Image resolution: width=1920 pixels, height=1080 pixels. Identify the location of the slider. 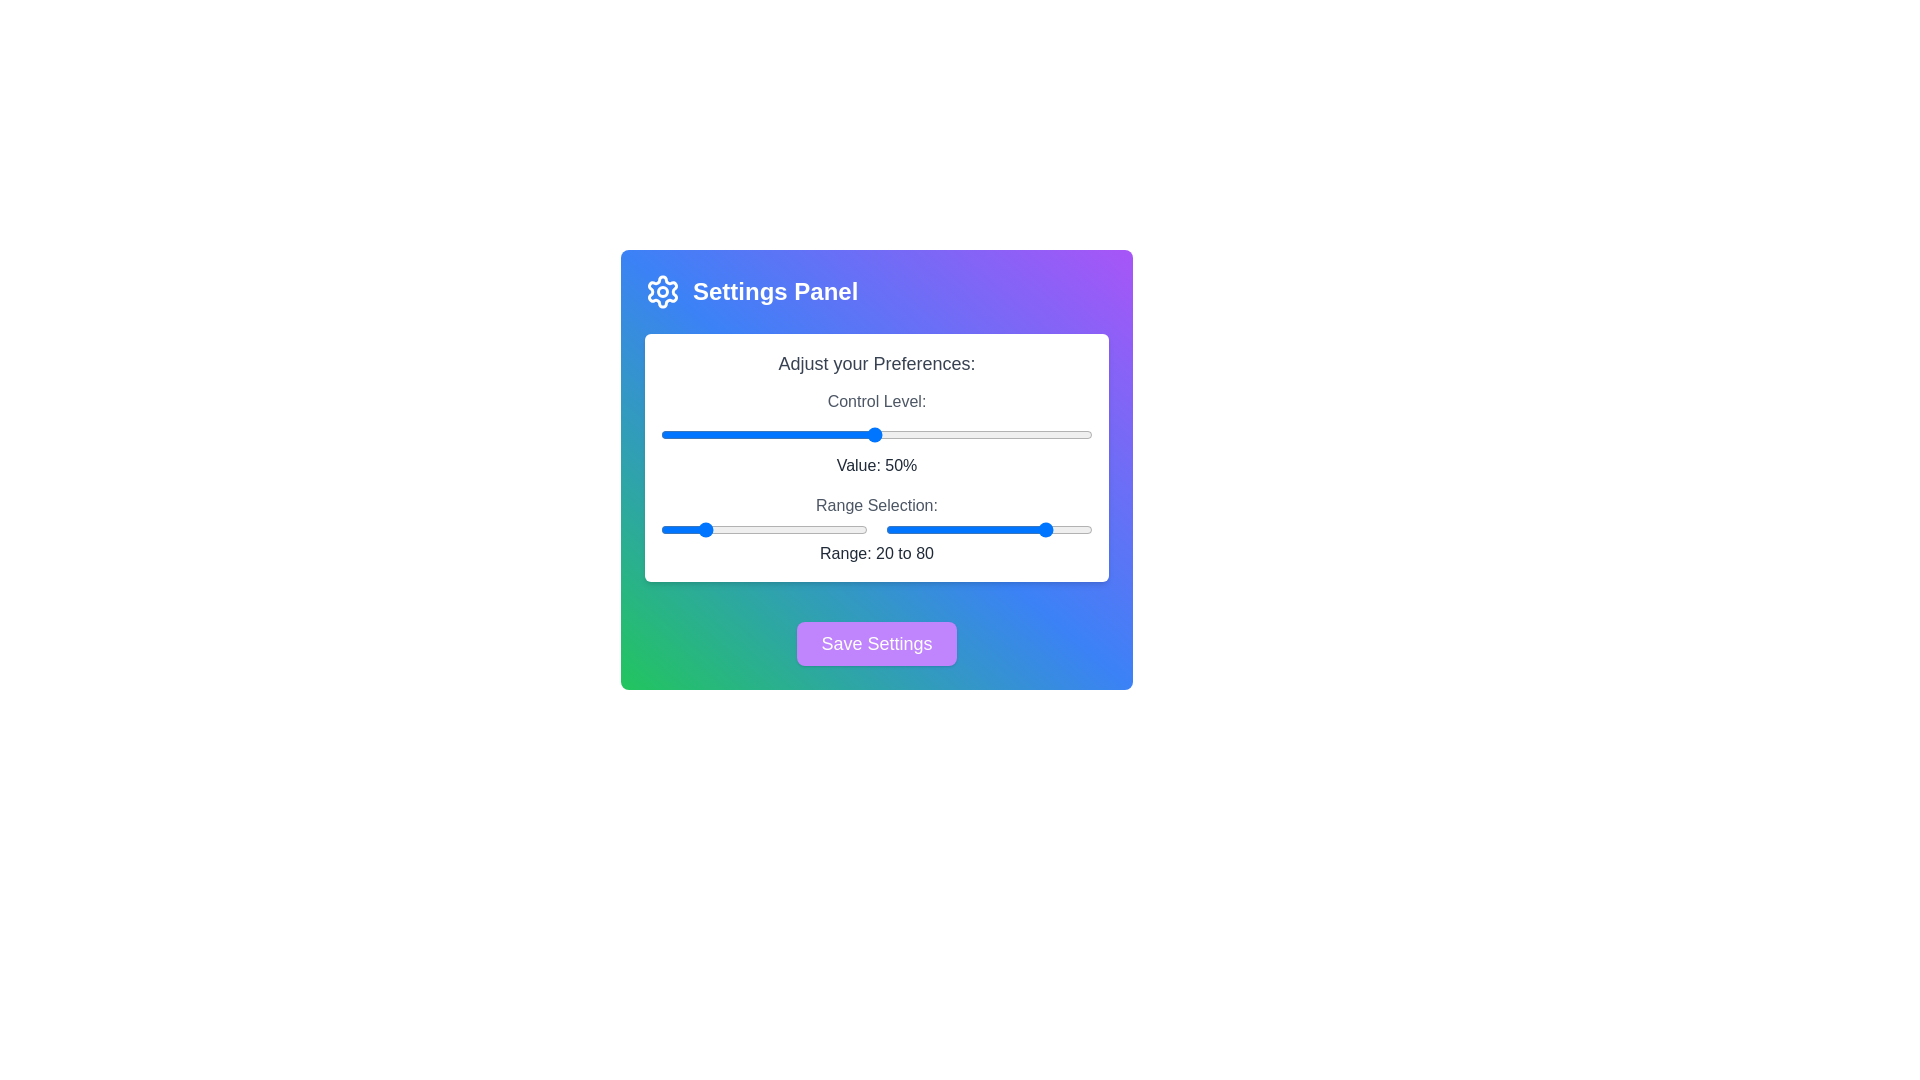
(733, 528).